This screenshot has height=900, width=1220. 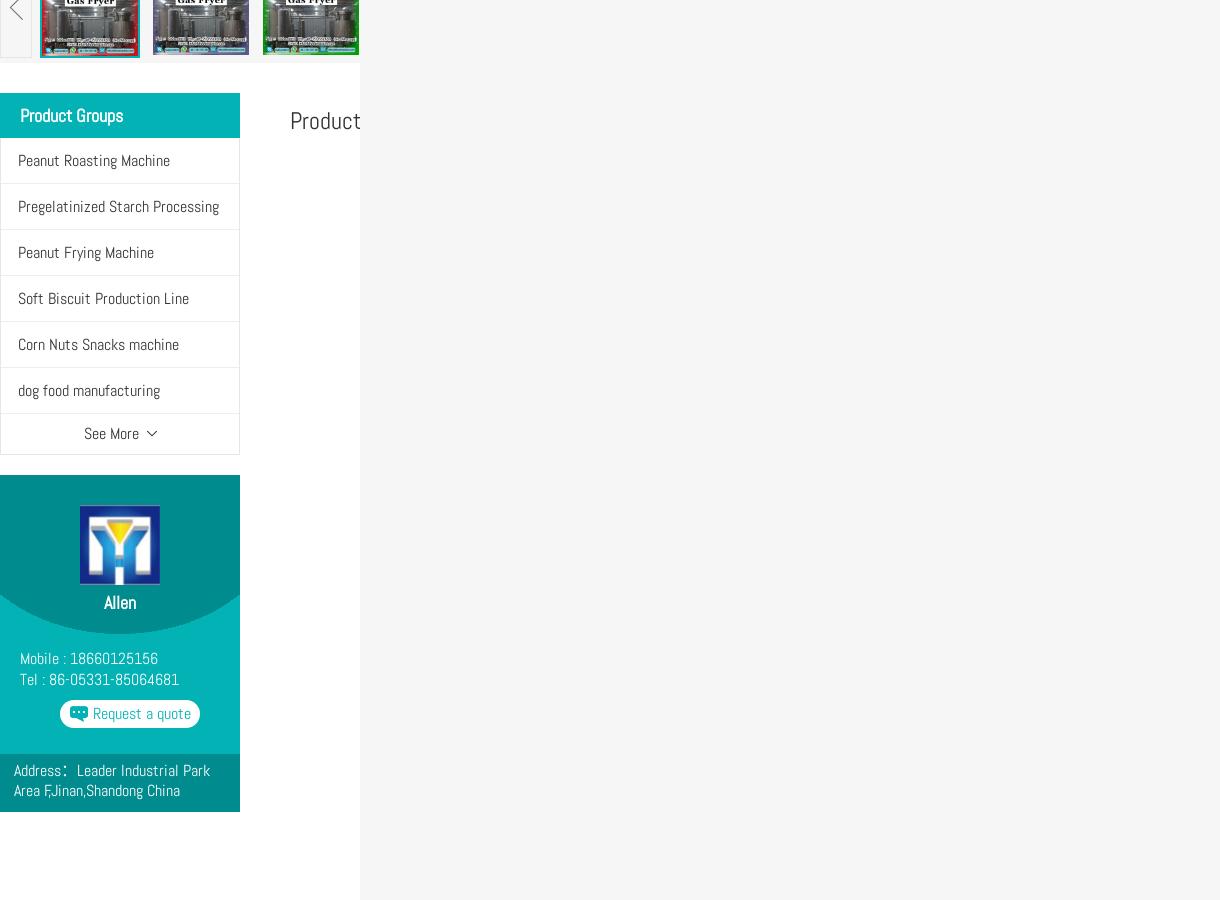 What do you see at coordinates (85, 251) in the screenshot?
I see `'Peanut Frying Machine'` at bounding box center [85, 251].